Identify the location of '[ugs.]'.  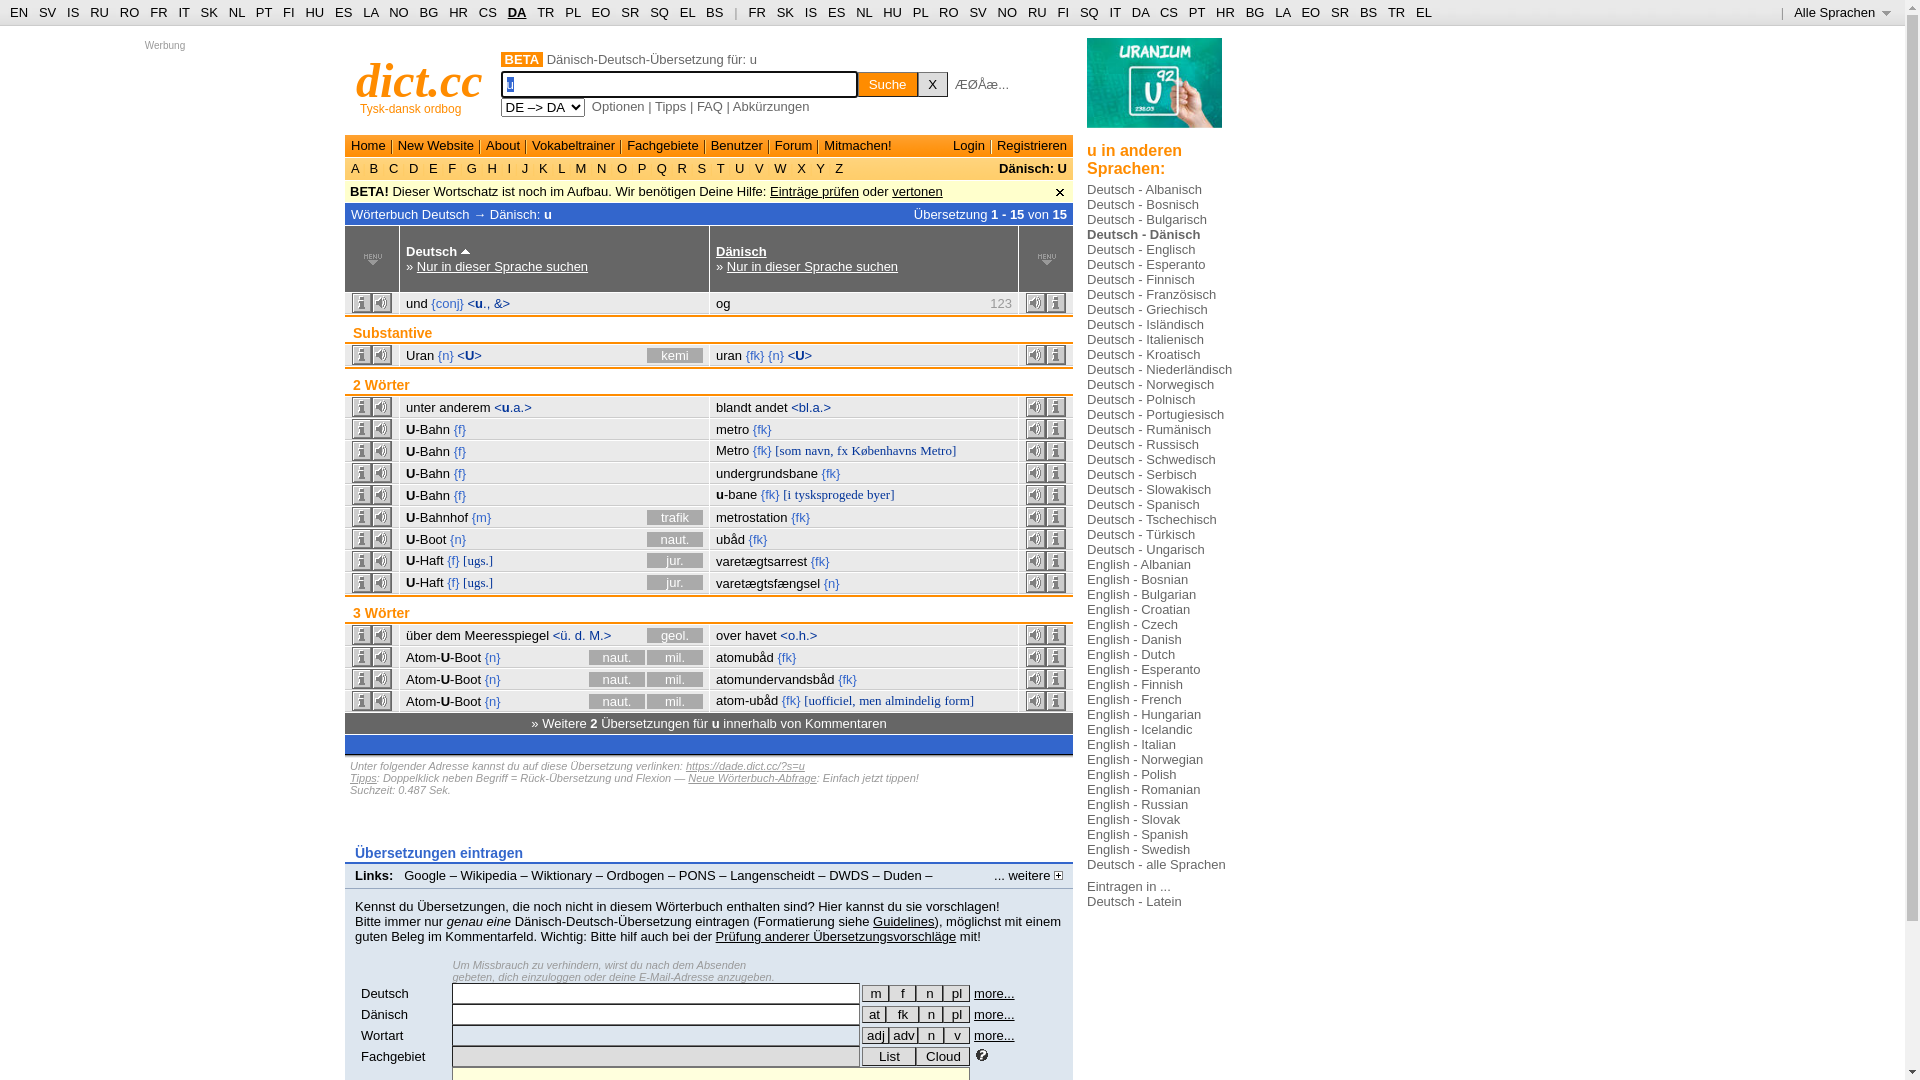
(477, 560).